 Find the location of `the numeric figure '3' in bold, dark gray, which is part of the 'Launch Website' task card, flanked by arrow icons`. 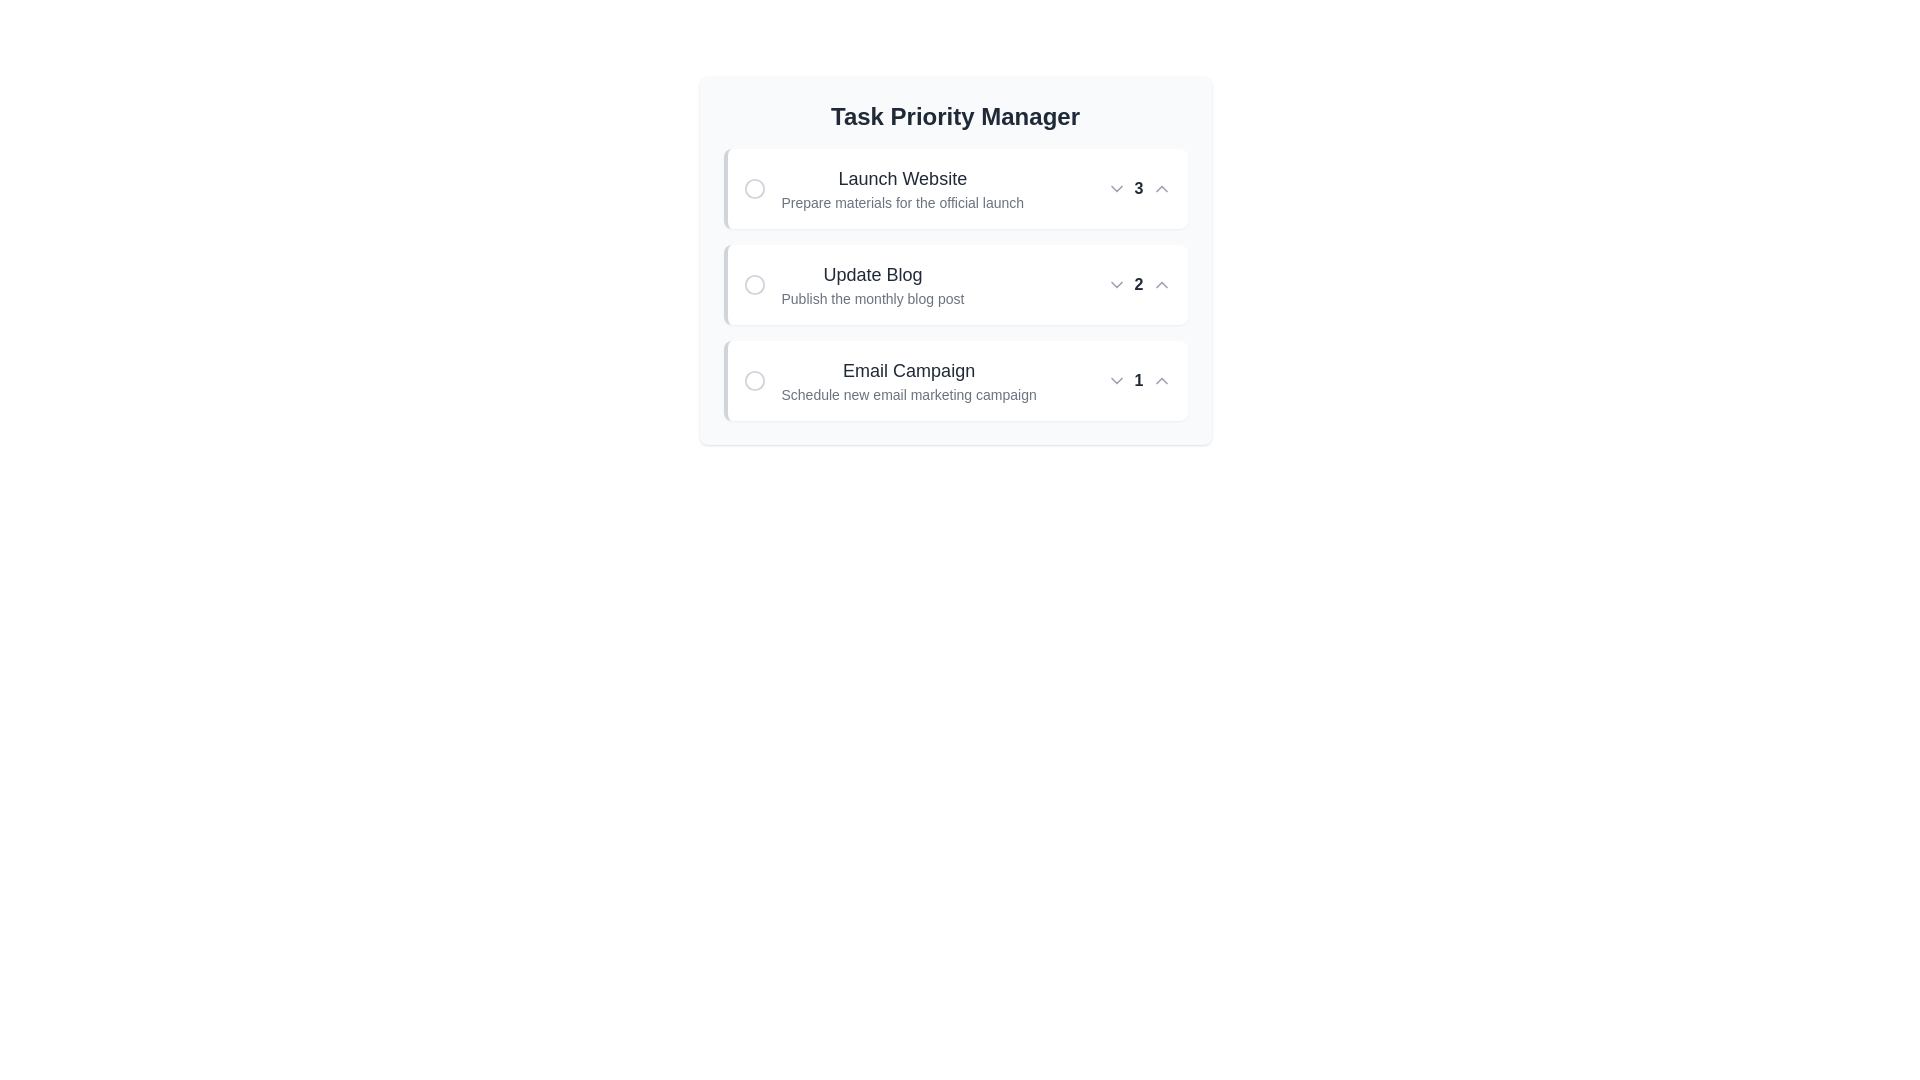

the numeric figure '3' in bold, dark gray, which is part of the 'Launch Website' task card, flanked by arrow icons is located at coordinates (1139, 189).